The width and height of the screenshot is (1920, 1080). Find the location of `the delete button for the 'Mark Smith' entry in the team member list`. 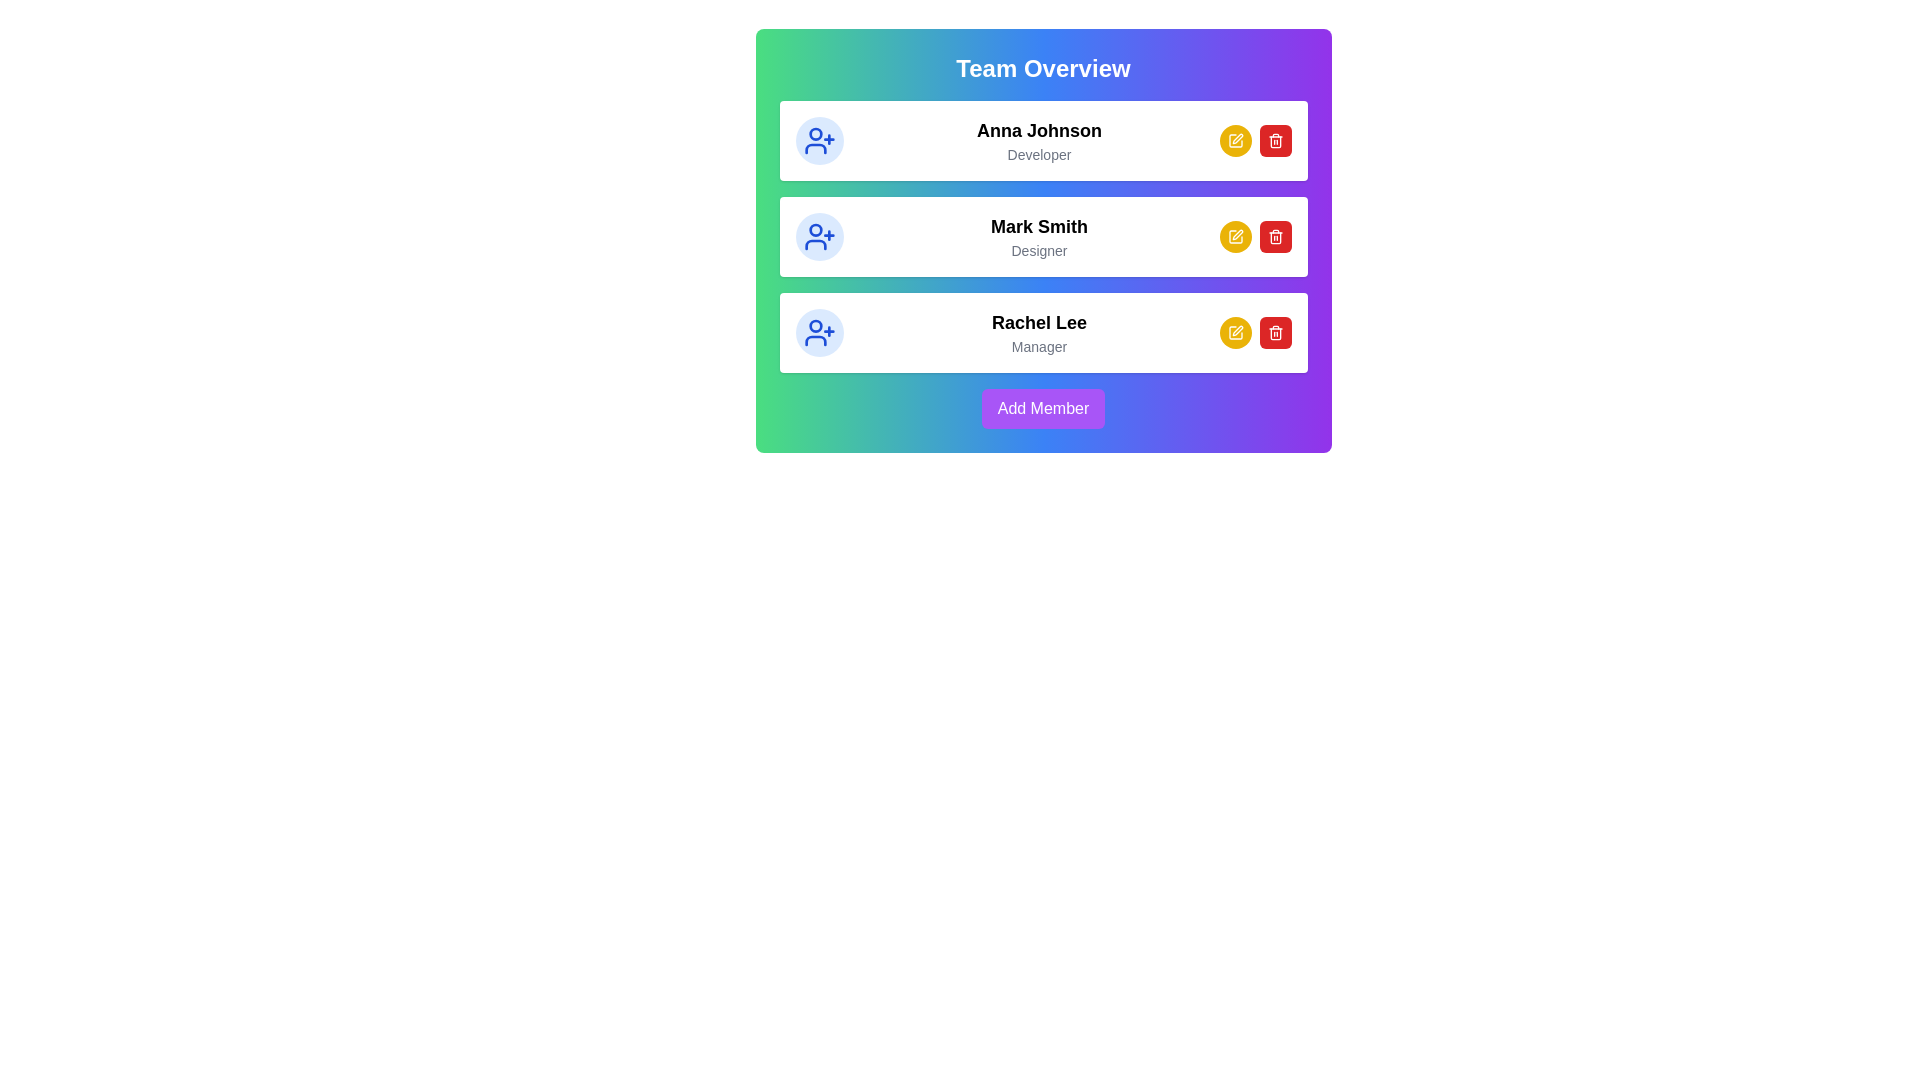

the delete button for the 'Mark Smith' entry in the team member list is located at coordinates (1274, 235).